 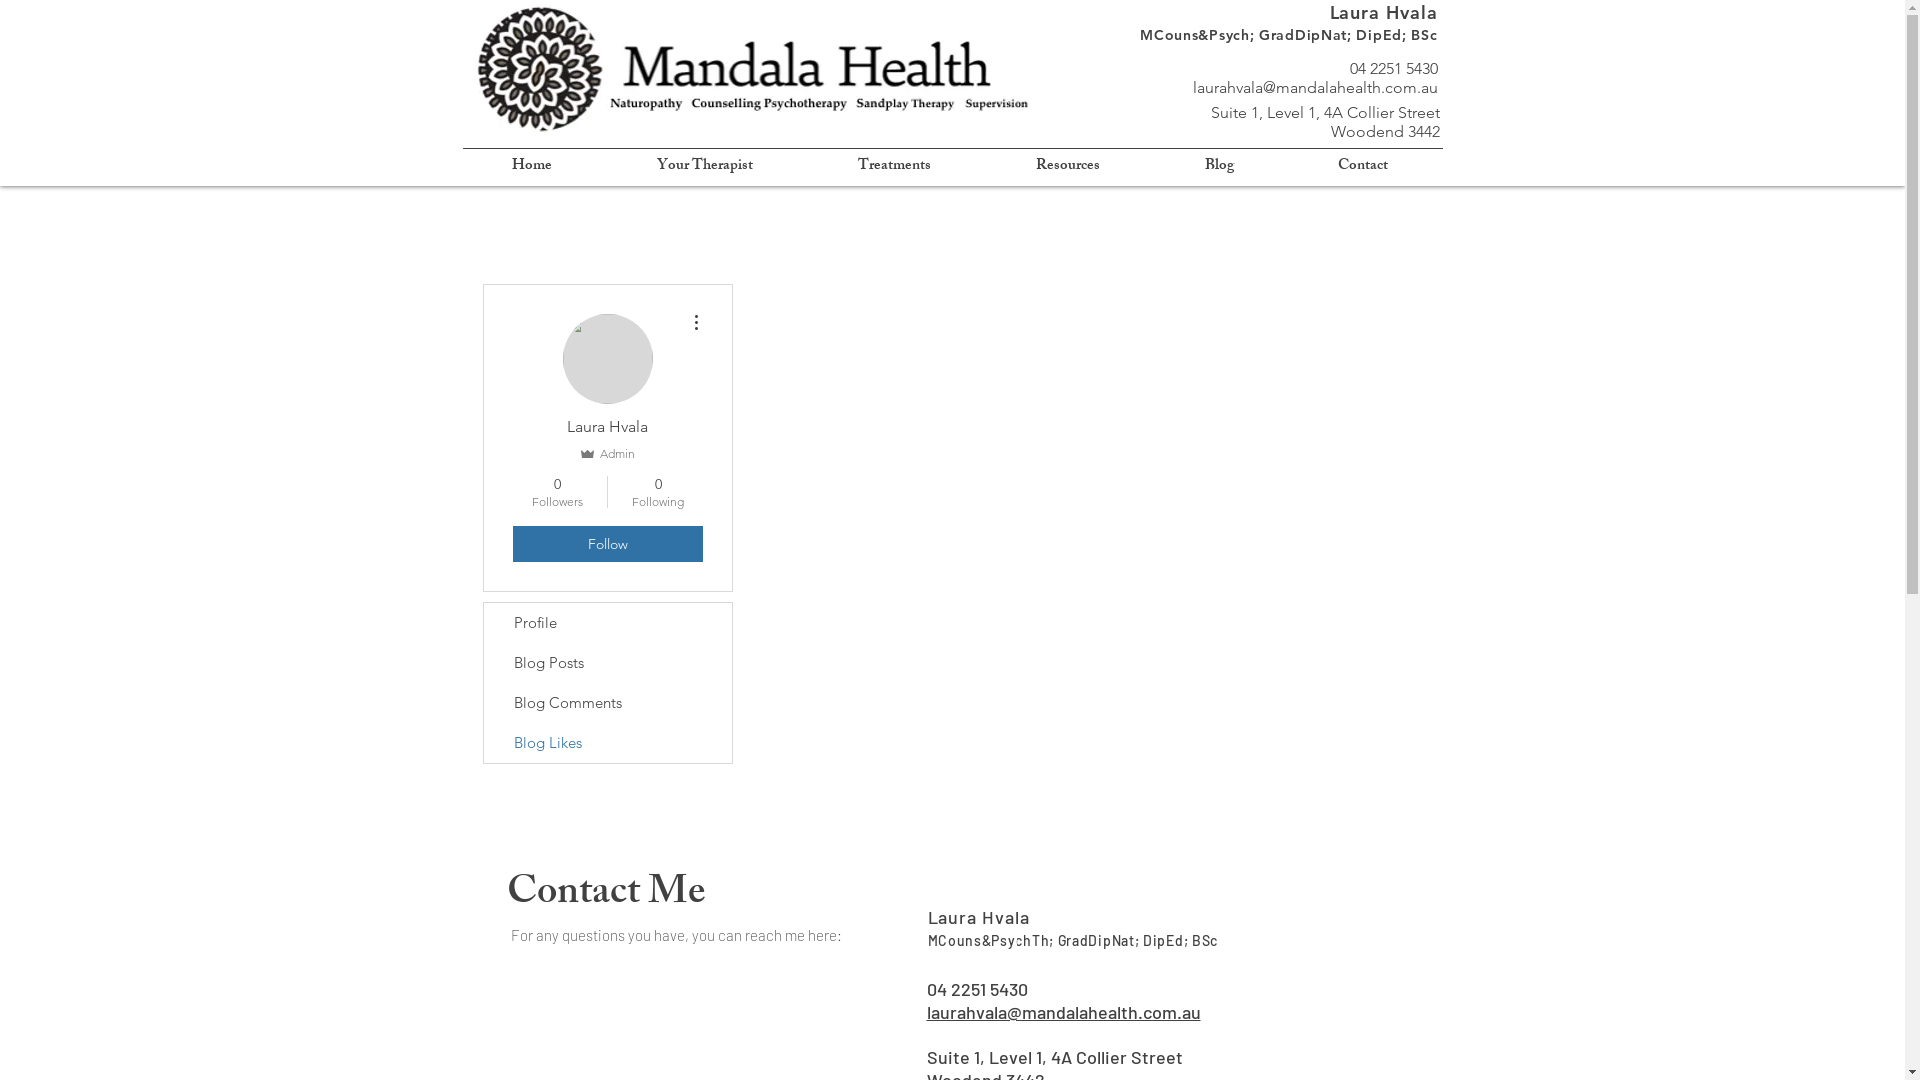 What do you see at coordinates (704, 165) in the screenshot?
I see `'Your Therapist'` at bounding box center [704, 165].